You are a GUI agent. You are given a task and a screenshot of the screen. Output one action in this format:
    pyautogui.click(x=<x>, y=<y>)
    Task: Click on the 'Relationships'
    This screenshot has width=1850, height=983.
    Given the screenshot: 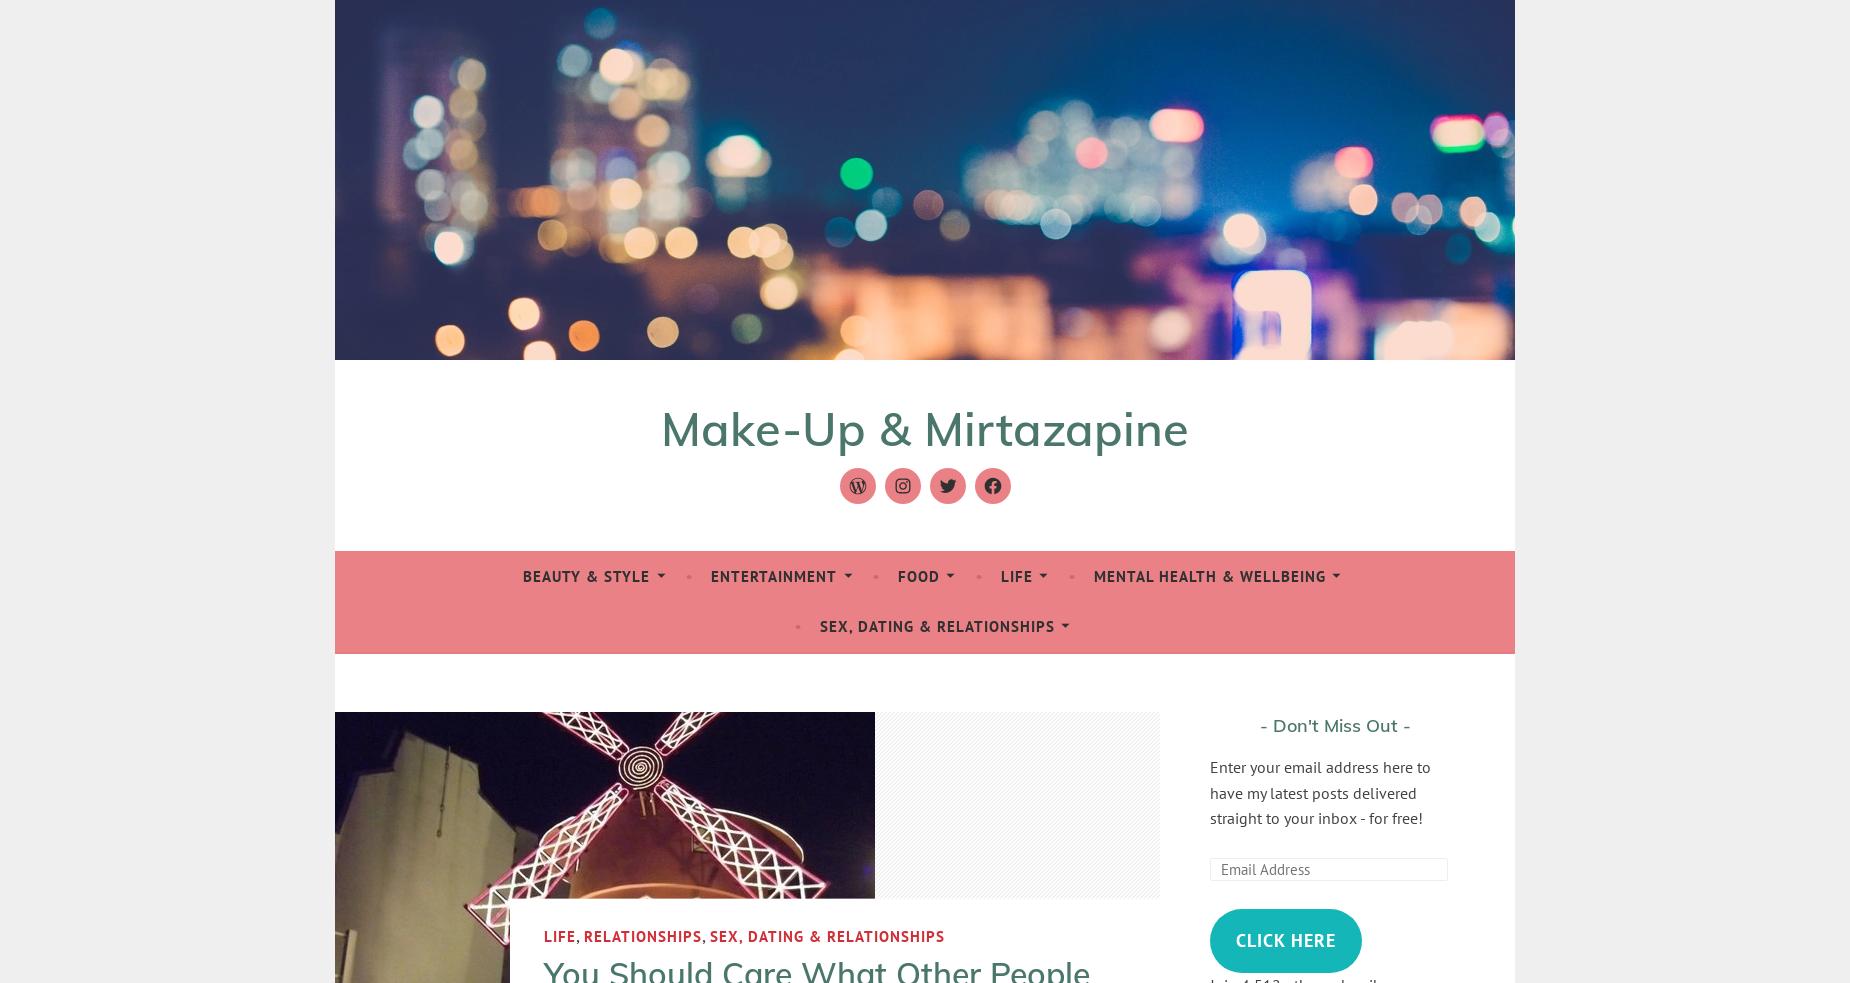 What is the action you would take?
    pyautogui.click(x=643, y=935)
    